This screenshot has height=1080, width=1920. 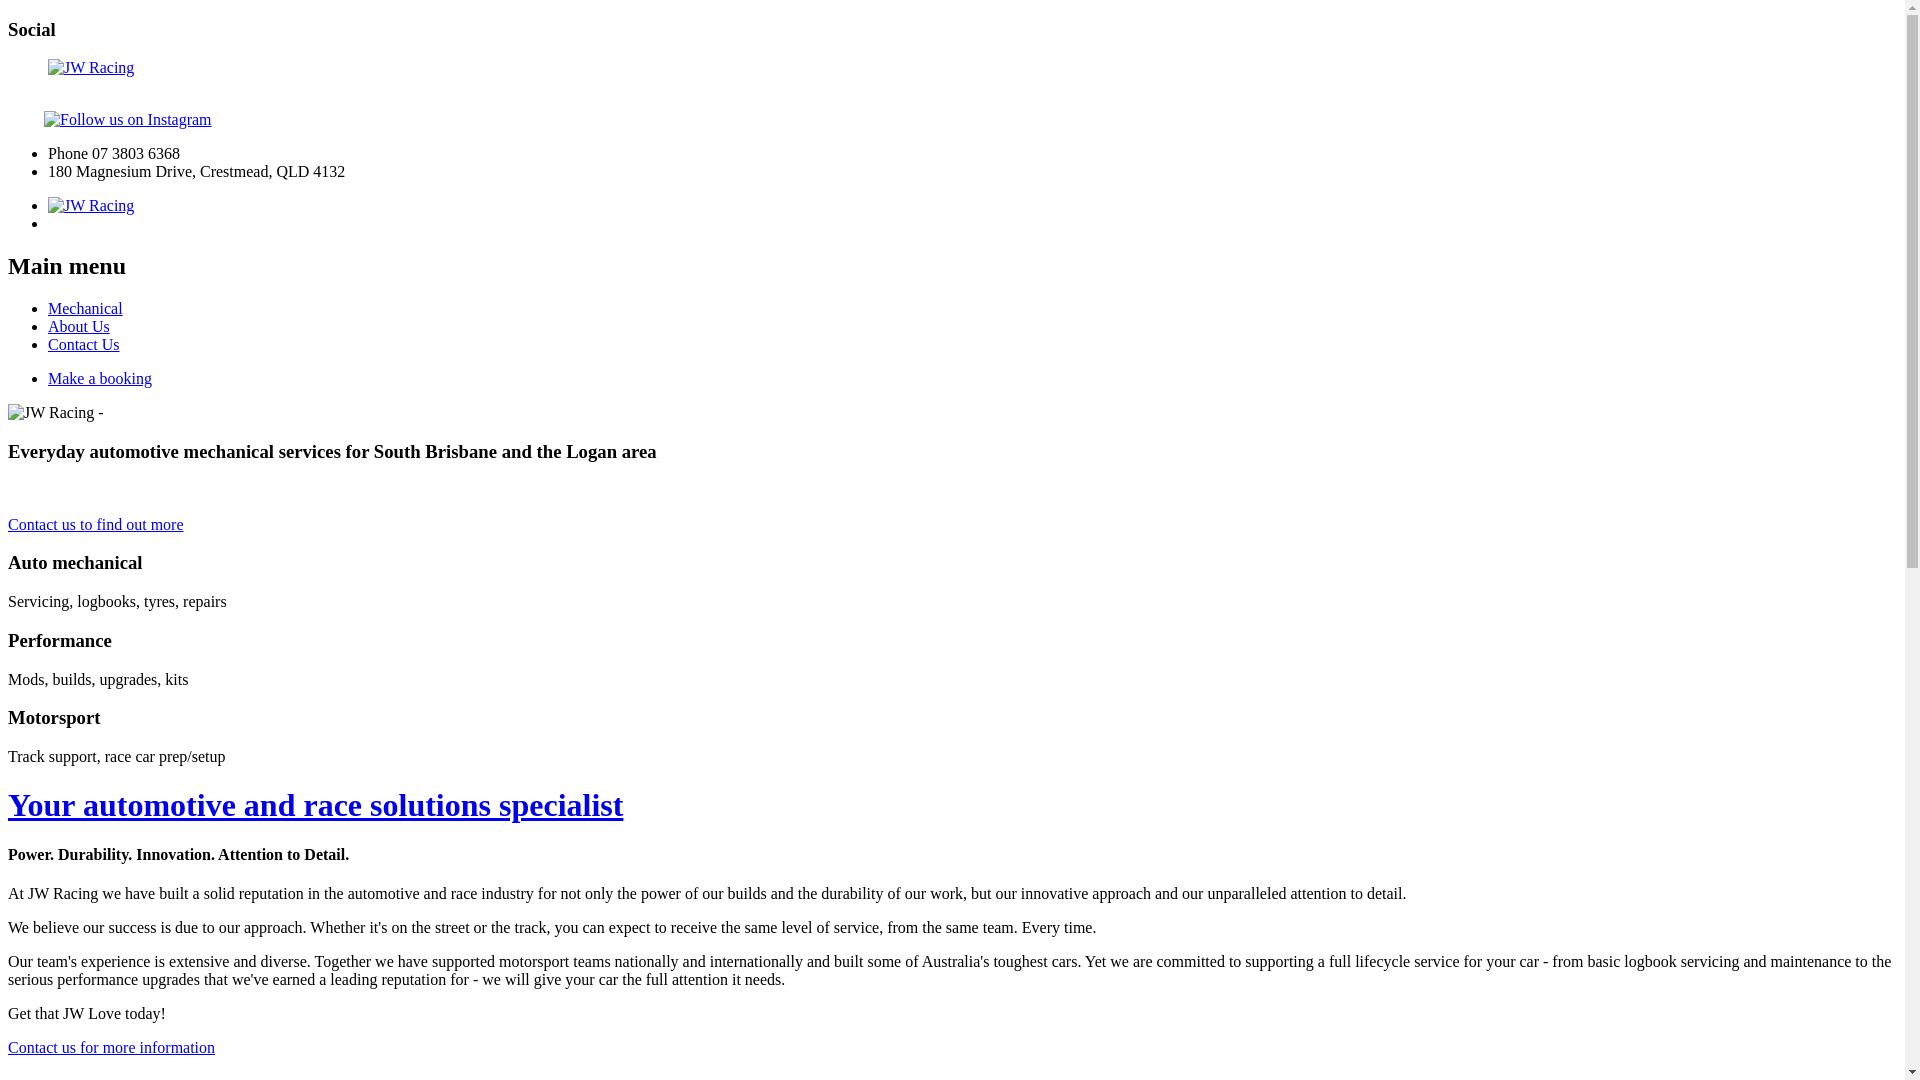 What do you see at coordinates (8, 523) in the screenshot?
I see `'Contact us to find out more'` at bounding box center [8, 523].